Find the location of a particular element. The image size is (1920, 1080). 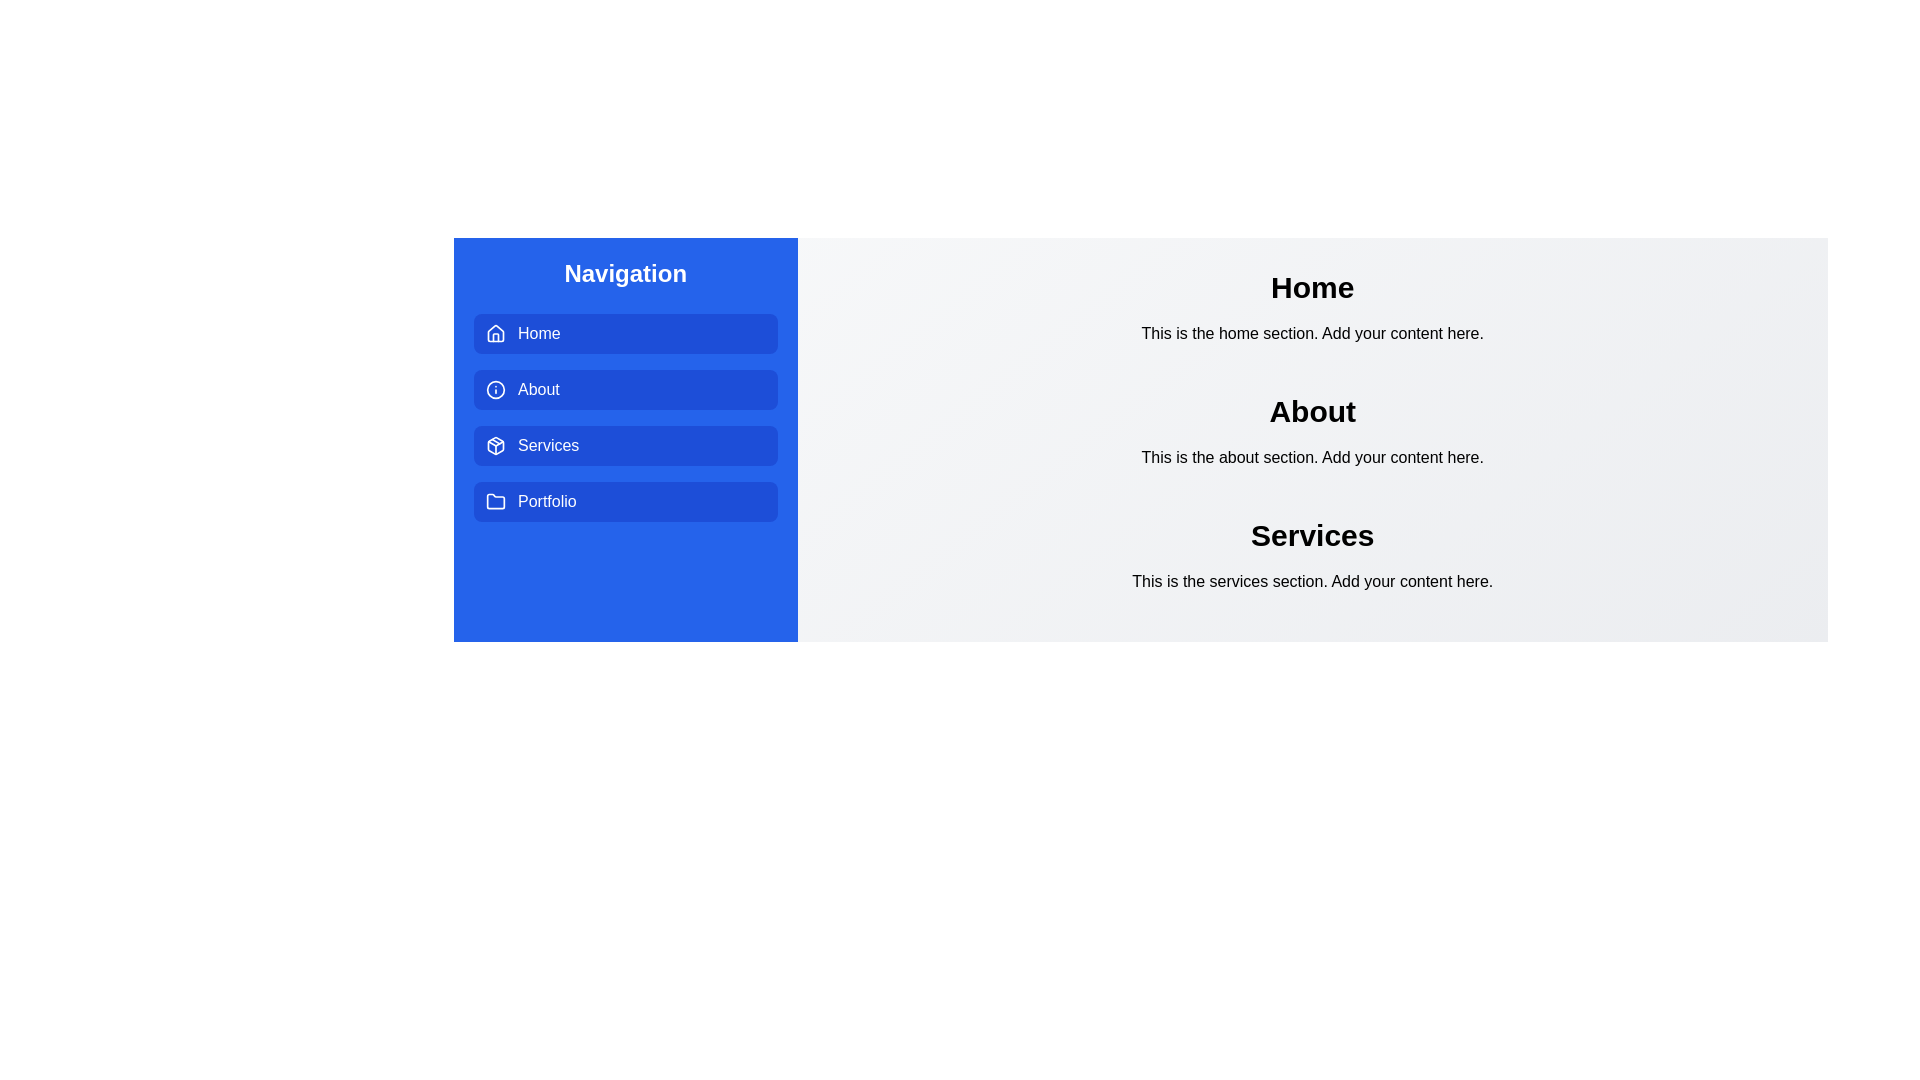

the text within the text block that contains the words 'This is the services section. Add your content here.' located directly beneath the header 'Services' is located at coordinates (1312, 582).